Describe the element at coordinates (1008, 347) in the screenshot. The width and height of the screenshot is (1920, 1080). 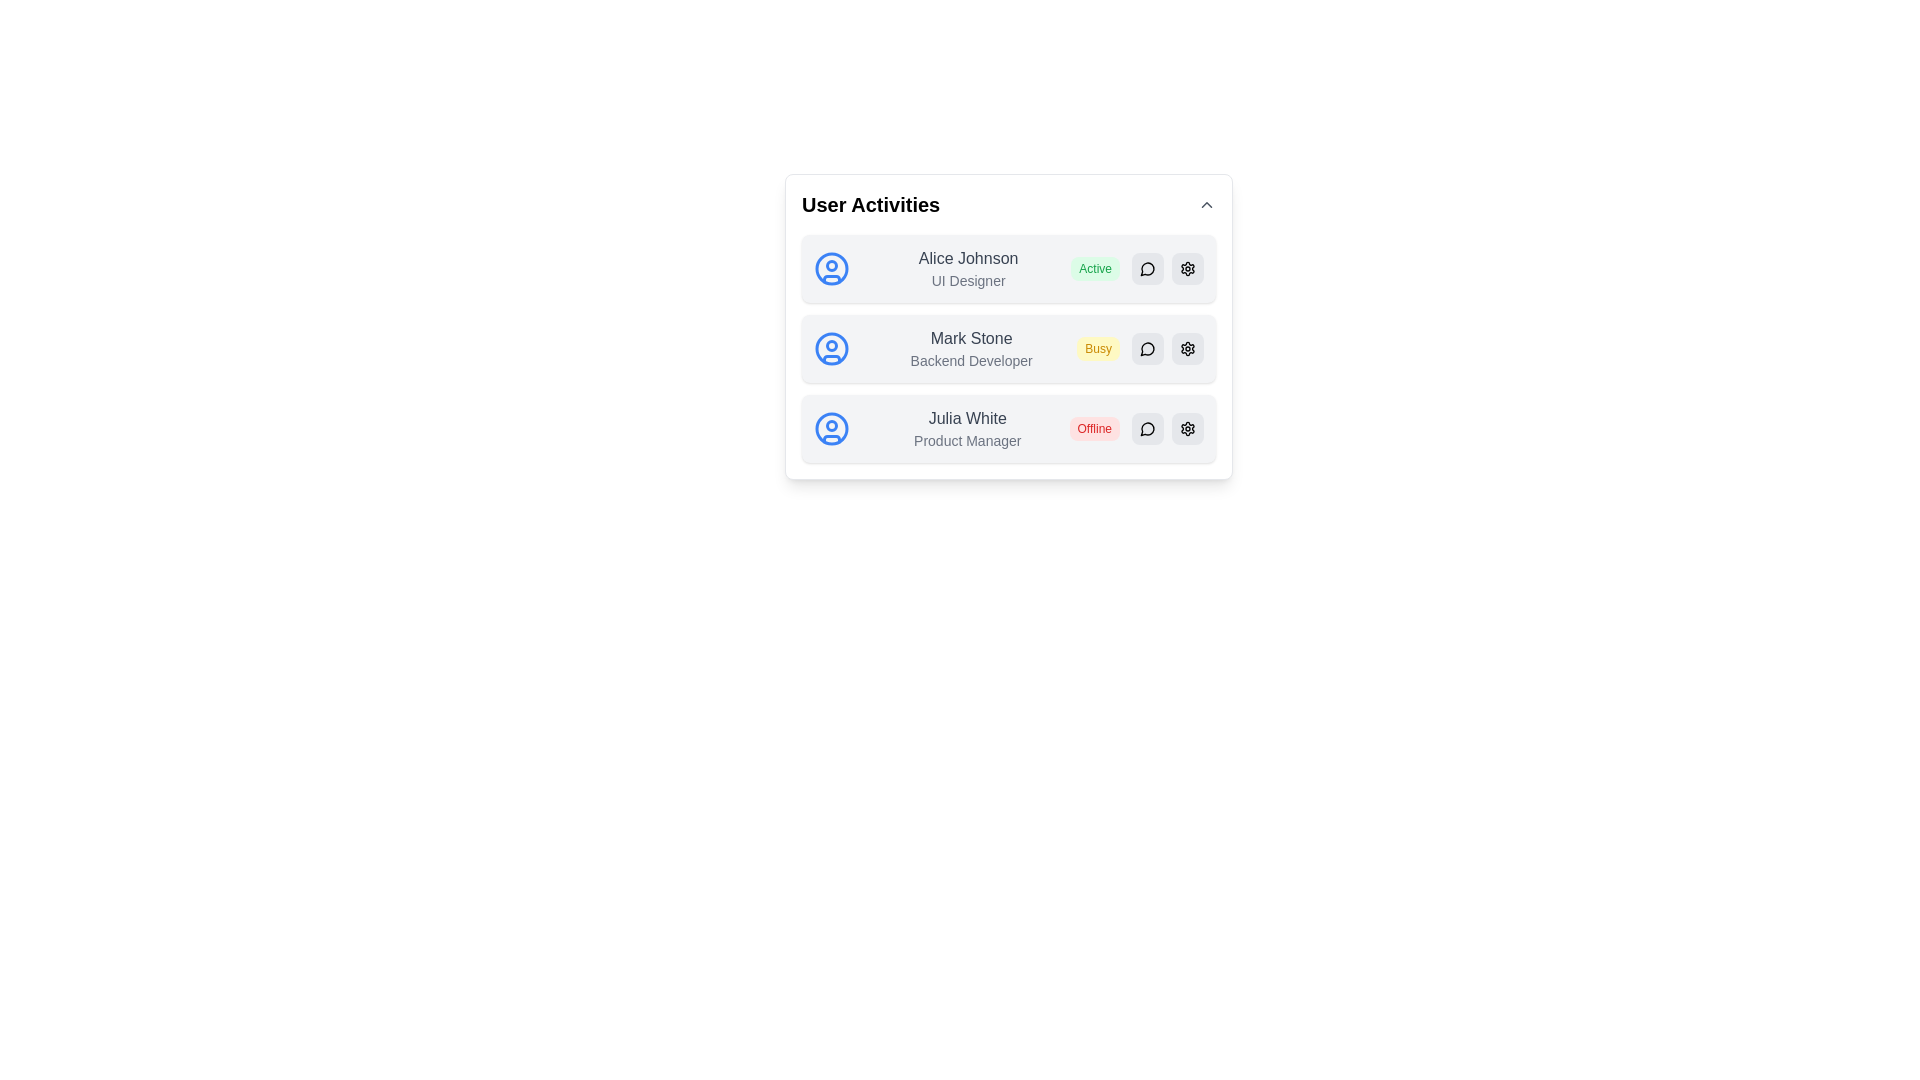
I see `the User Information Card displaying 'Mark Stone'` at that location.